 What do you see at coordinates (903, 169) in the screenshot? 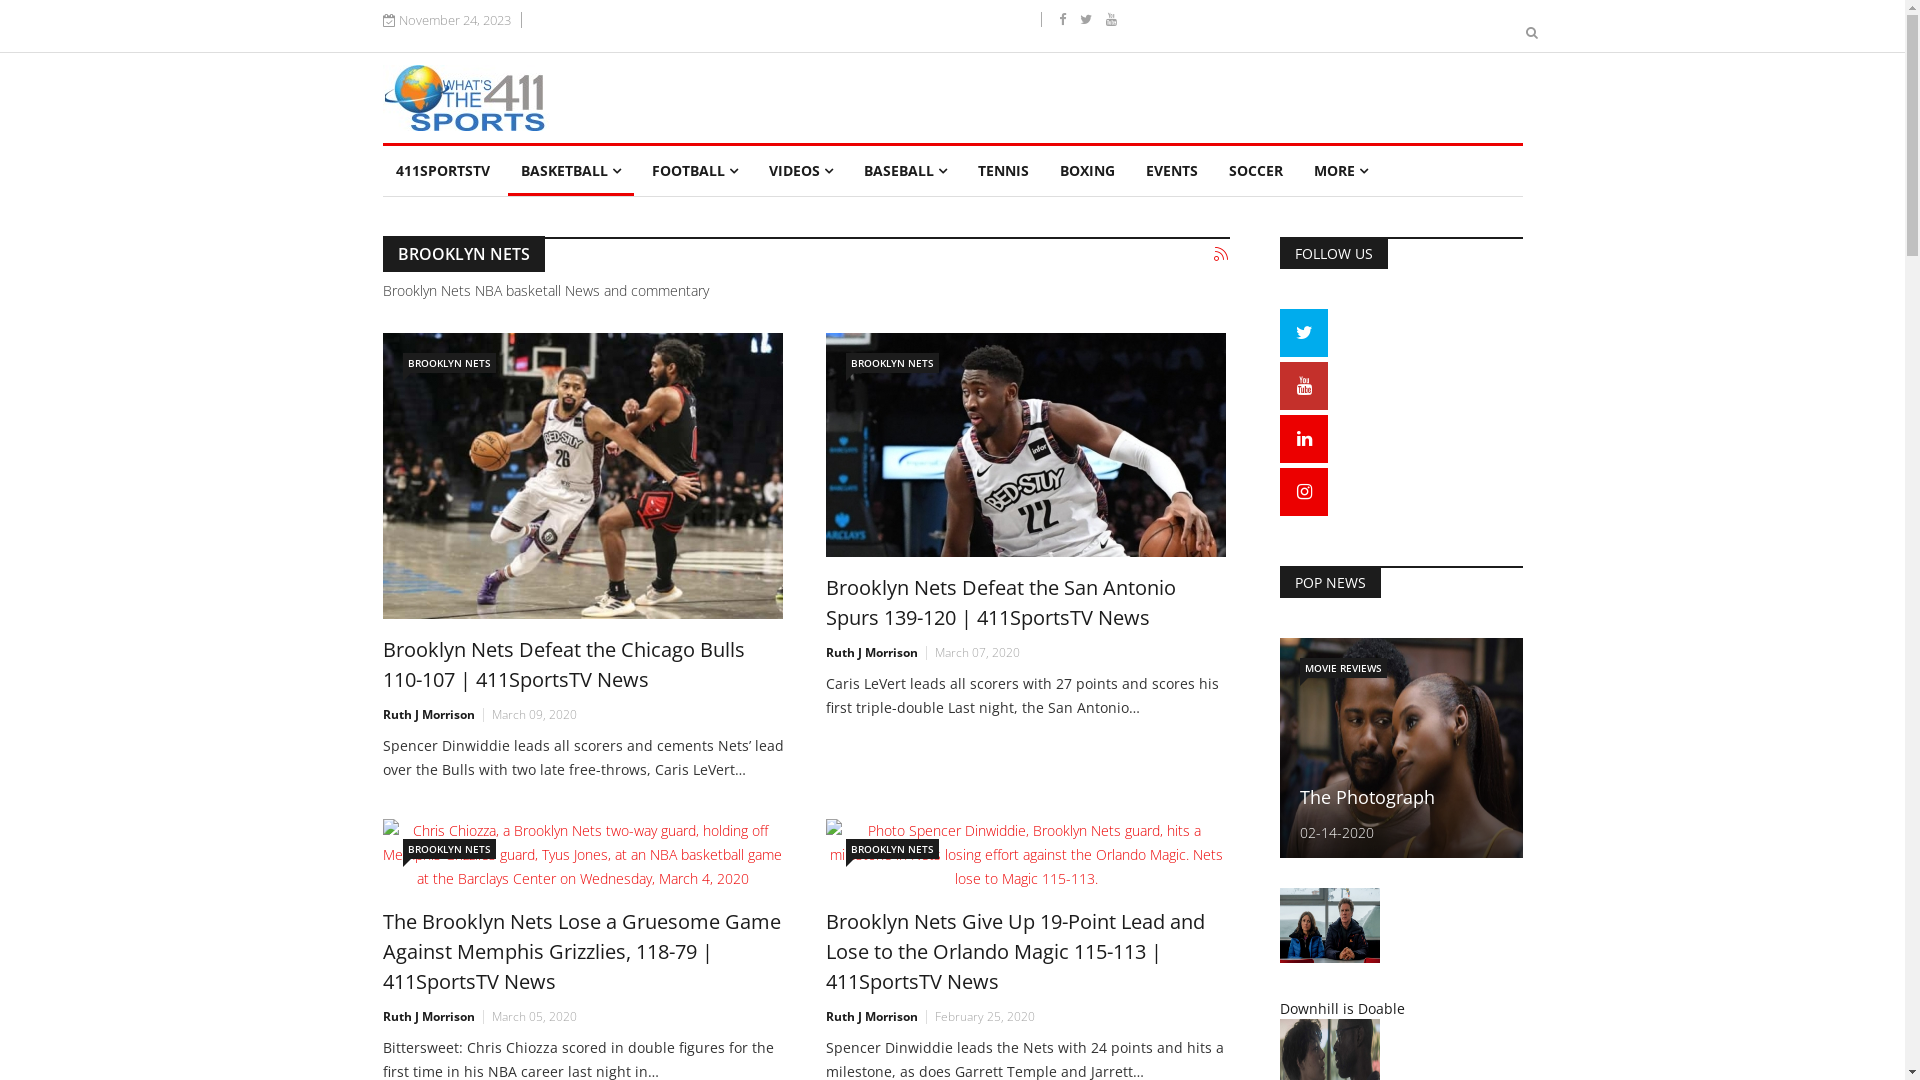
I see `'BASEBALL'` at bounding box center [903, 169].